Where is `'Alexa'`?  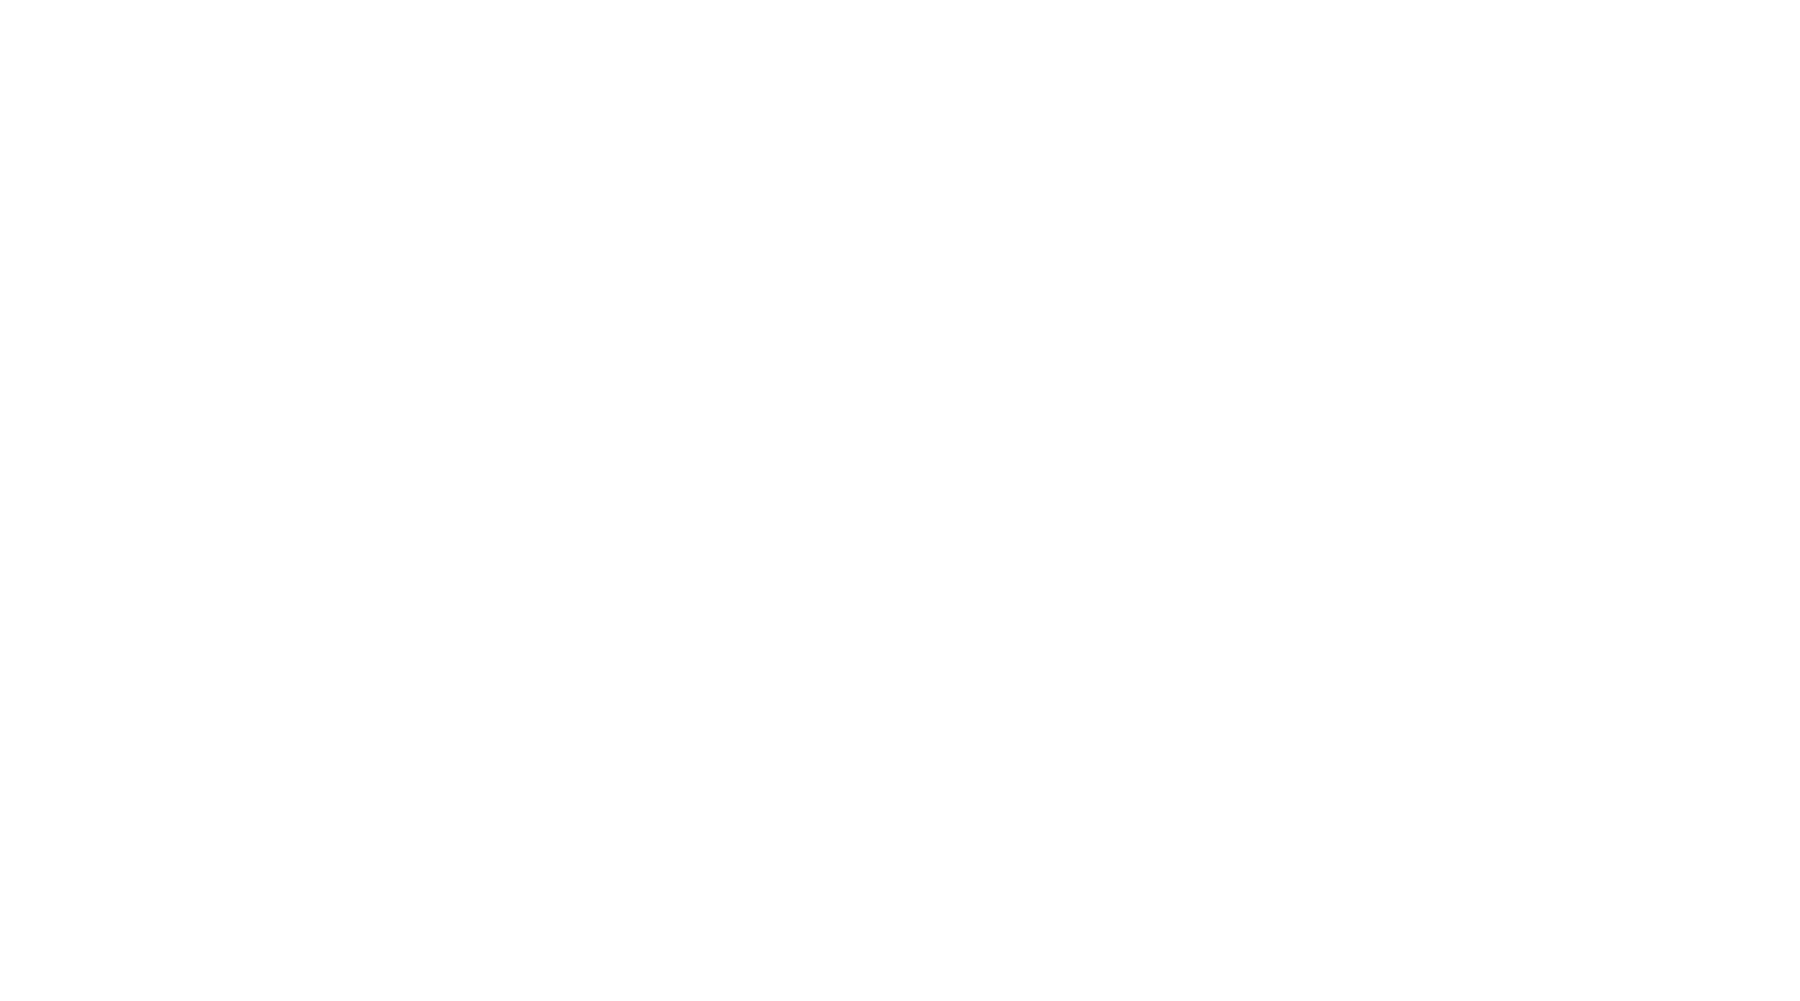
'Alexa' is located at coordinates (385, 313).